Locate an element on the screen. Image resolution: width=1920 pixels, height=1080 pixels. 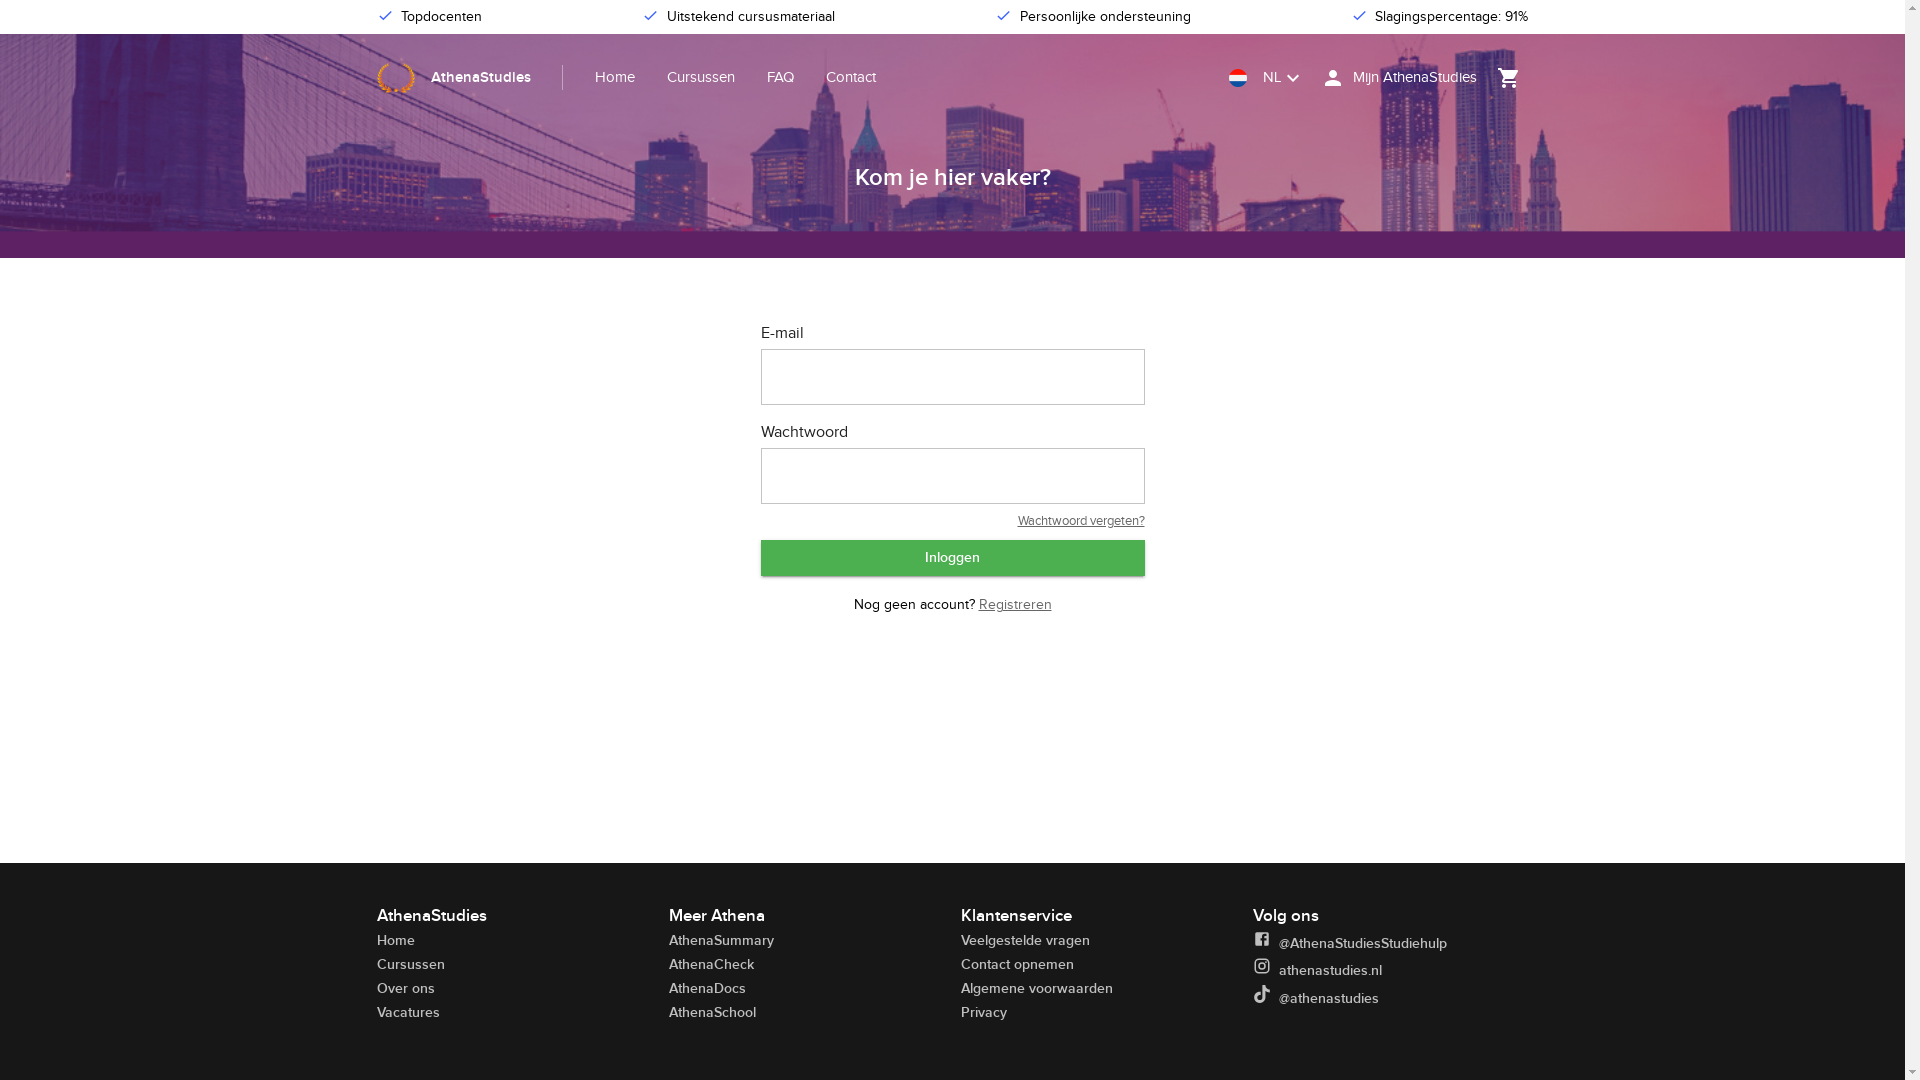
'Veelgestelde vragen' is located at coordinates (1024, 940).